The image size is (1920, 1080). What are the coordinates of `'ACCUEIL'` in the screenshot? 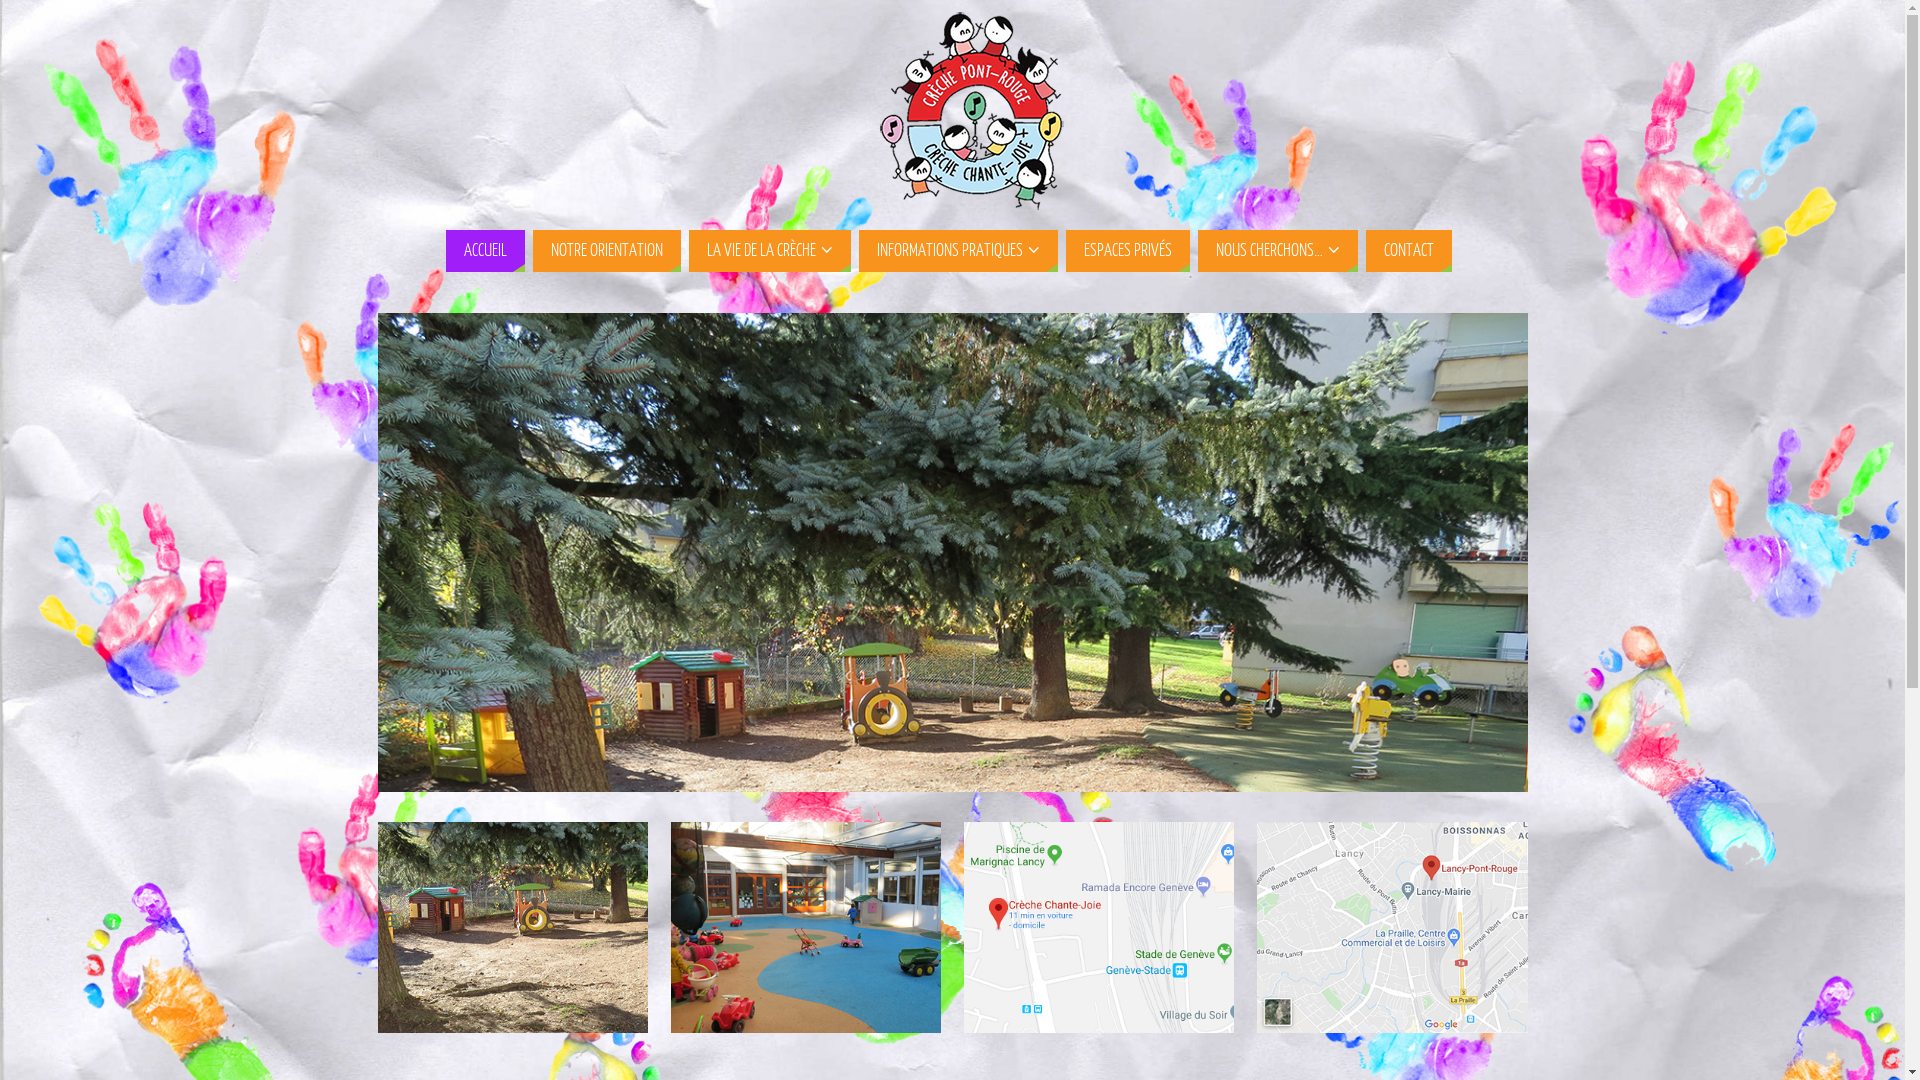 It's located at (485, 249).